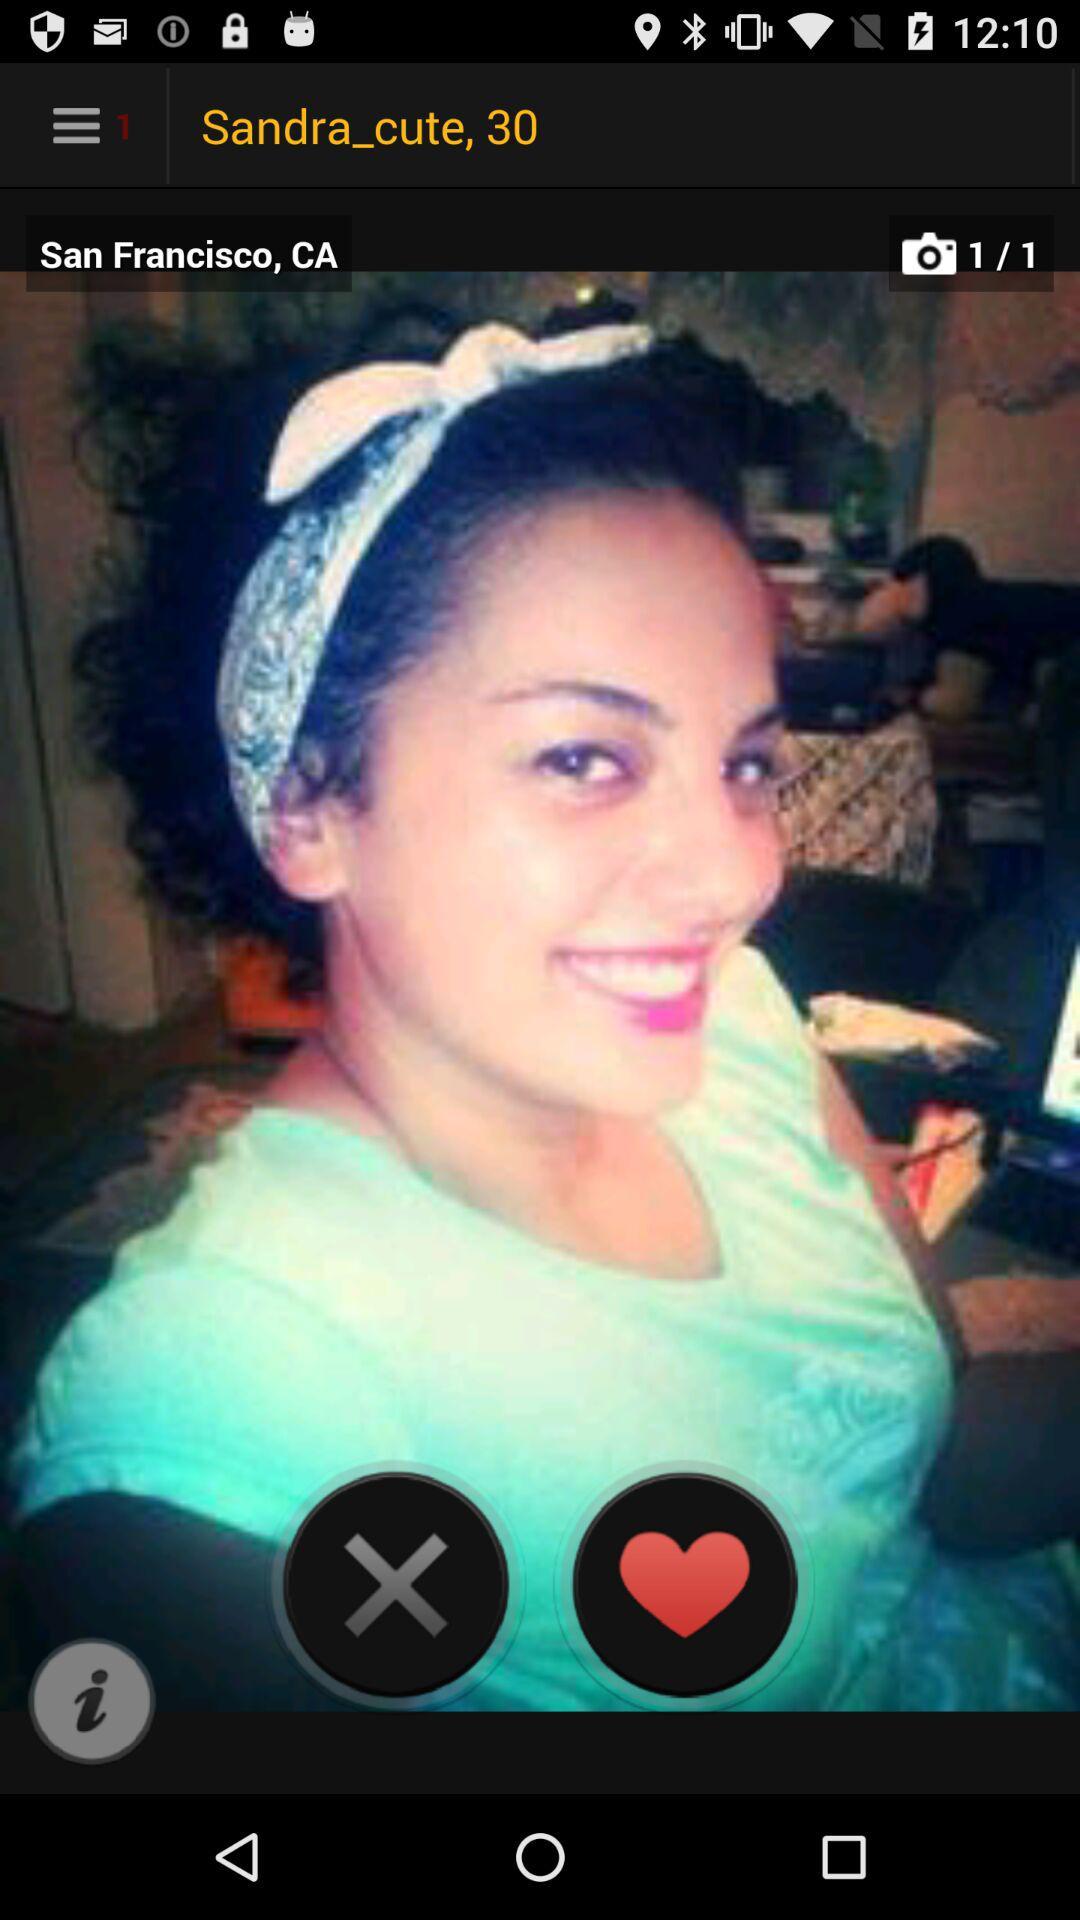  Describe the element at coordinates (682, 1583) in the screenshot. I see `a heart` at that location.